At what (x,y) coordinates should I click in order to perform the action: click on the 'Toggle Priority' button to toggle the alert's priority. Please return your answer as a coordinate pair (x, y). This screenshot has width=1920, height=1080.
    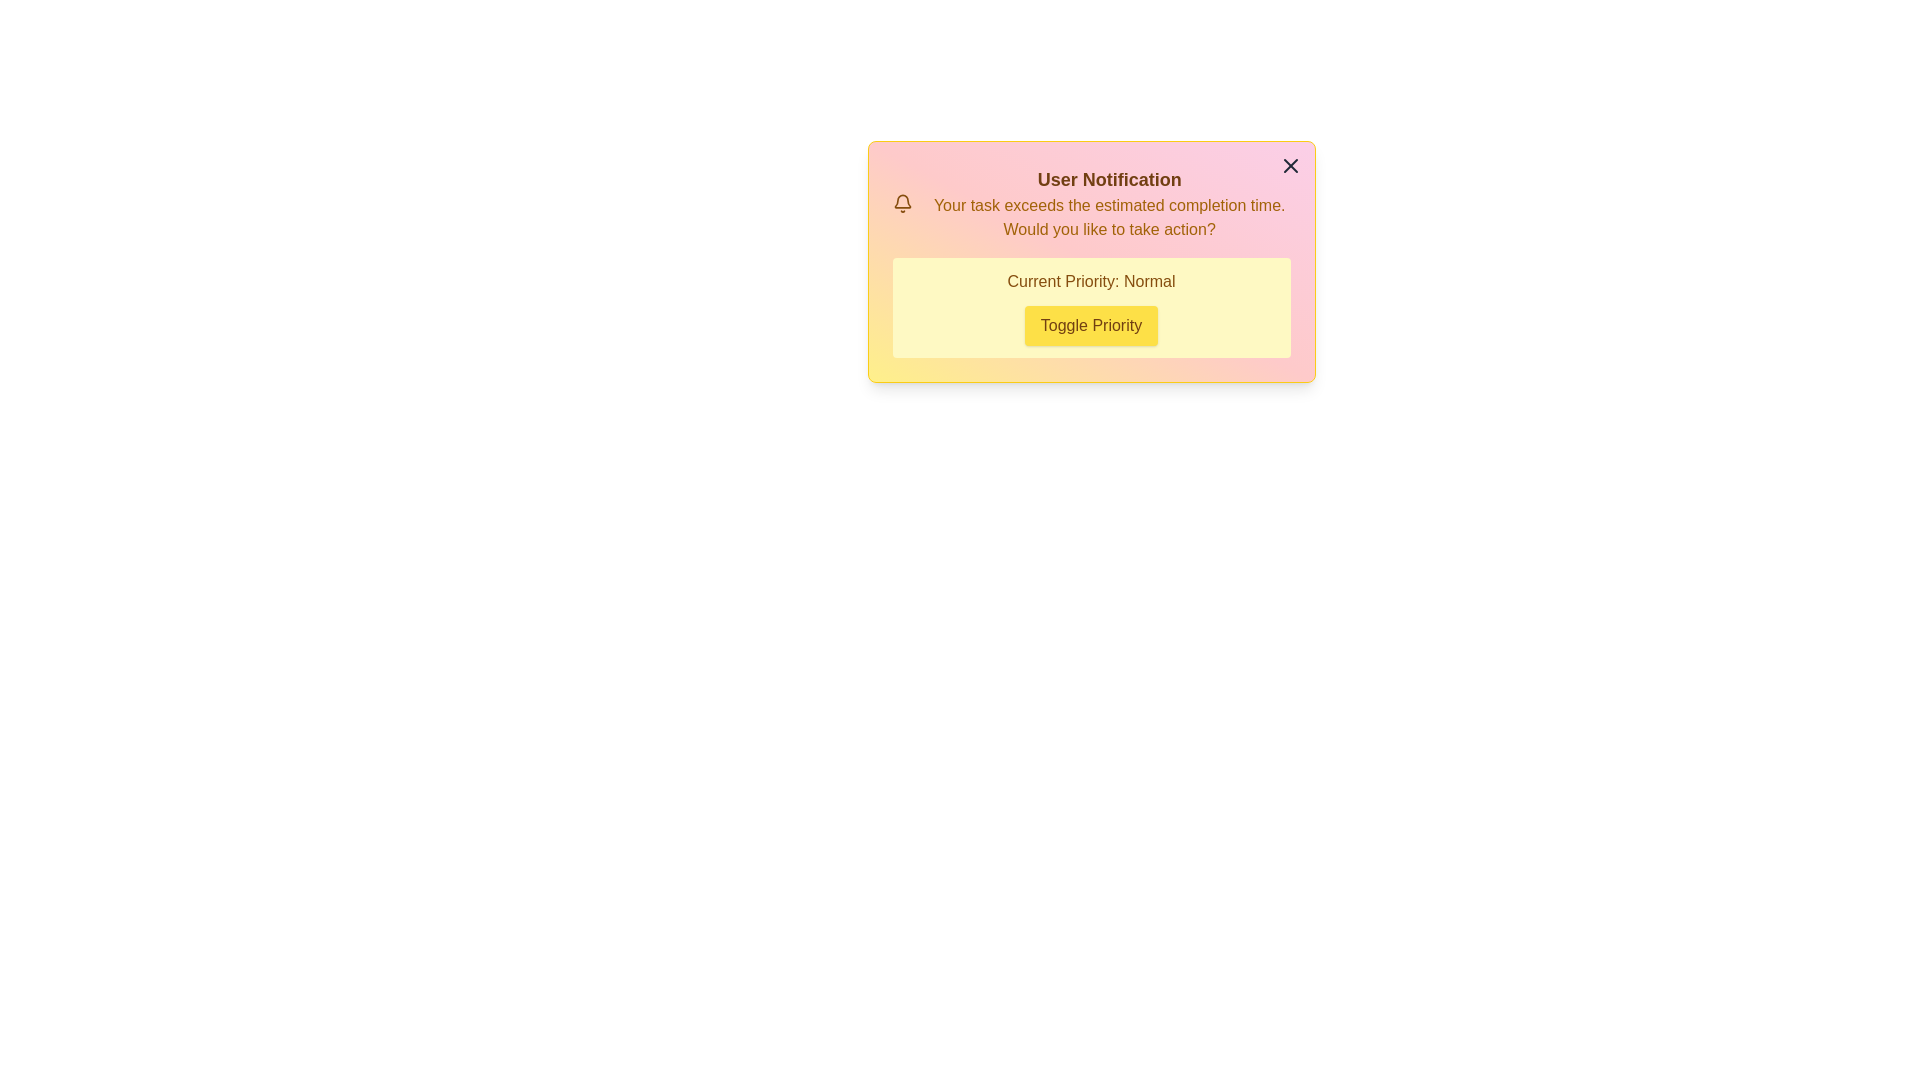
    Looking at the image, I should click on (1090, 325).